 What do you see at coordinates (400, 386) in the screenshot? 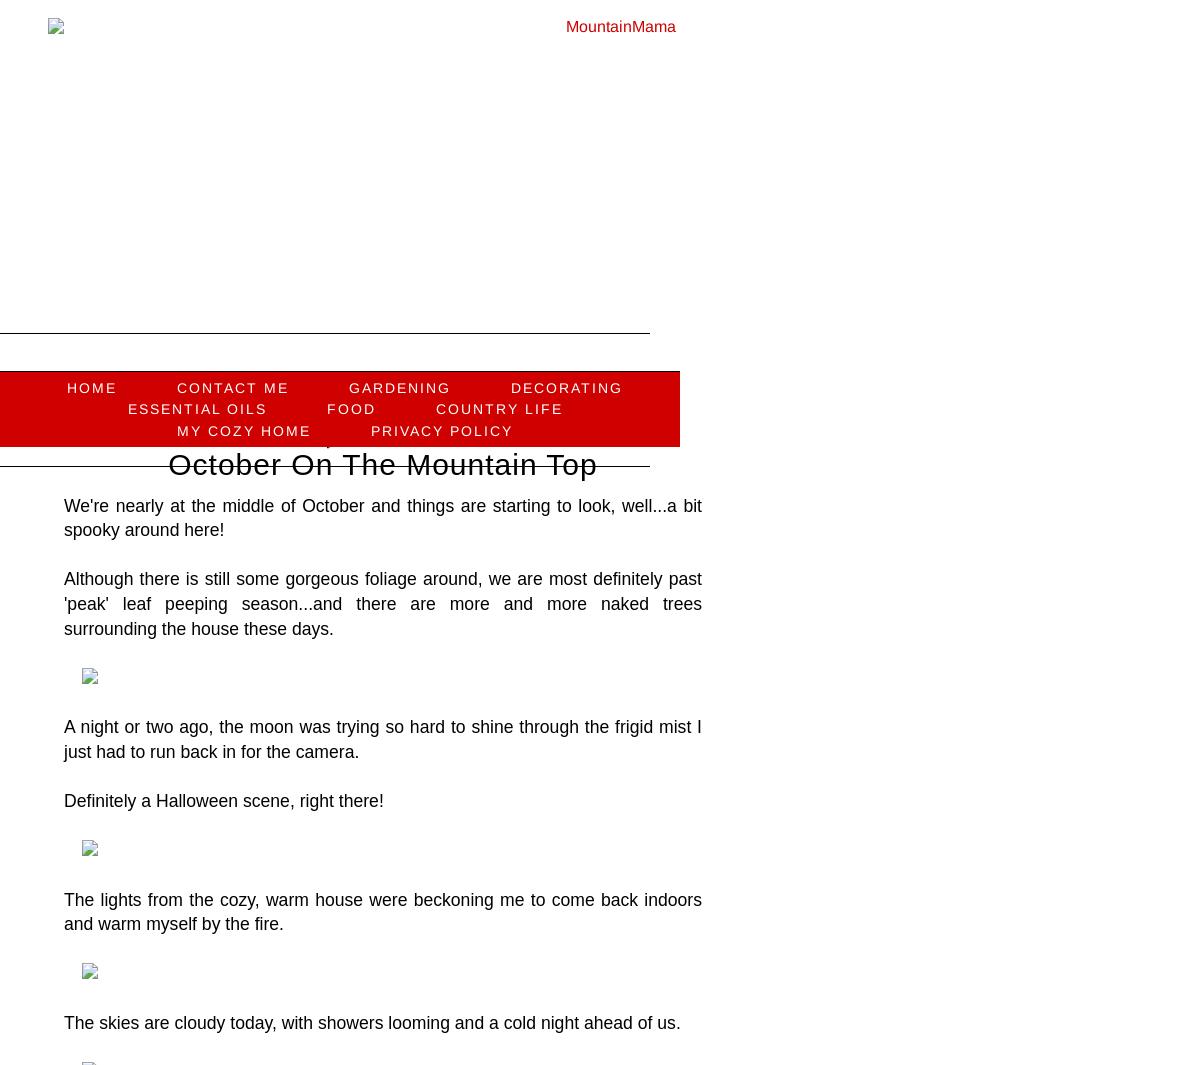
I see `'GARDENING'` at bounding box center [400, 386].